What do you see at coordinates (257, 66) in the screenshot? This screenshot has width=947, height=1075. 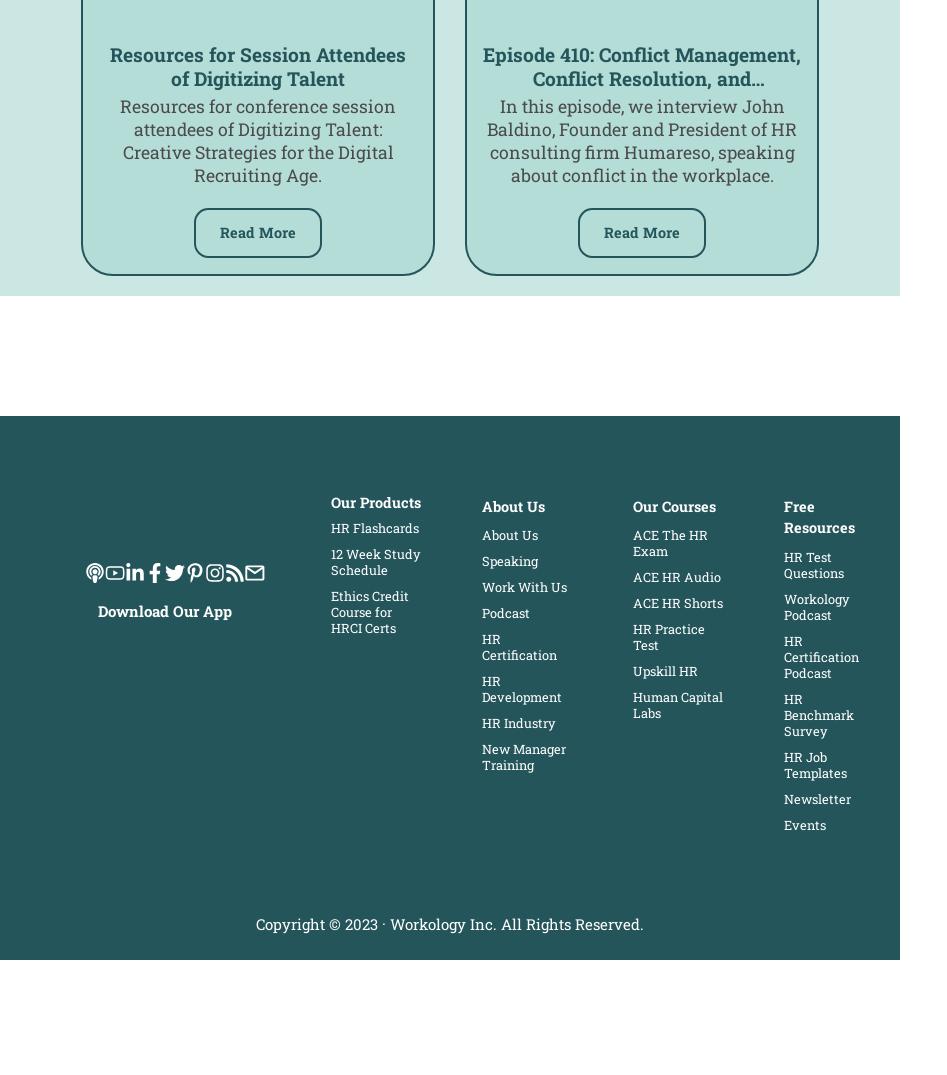 I see `'Resources for Session Attendees of Digitizing Talent'` at bounding box center [257, 66].